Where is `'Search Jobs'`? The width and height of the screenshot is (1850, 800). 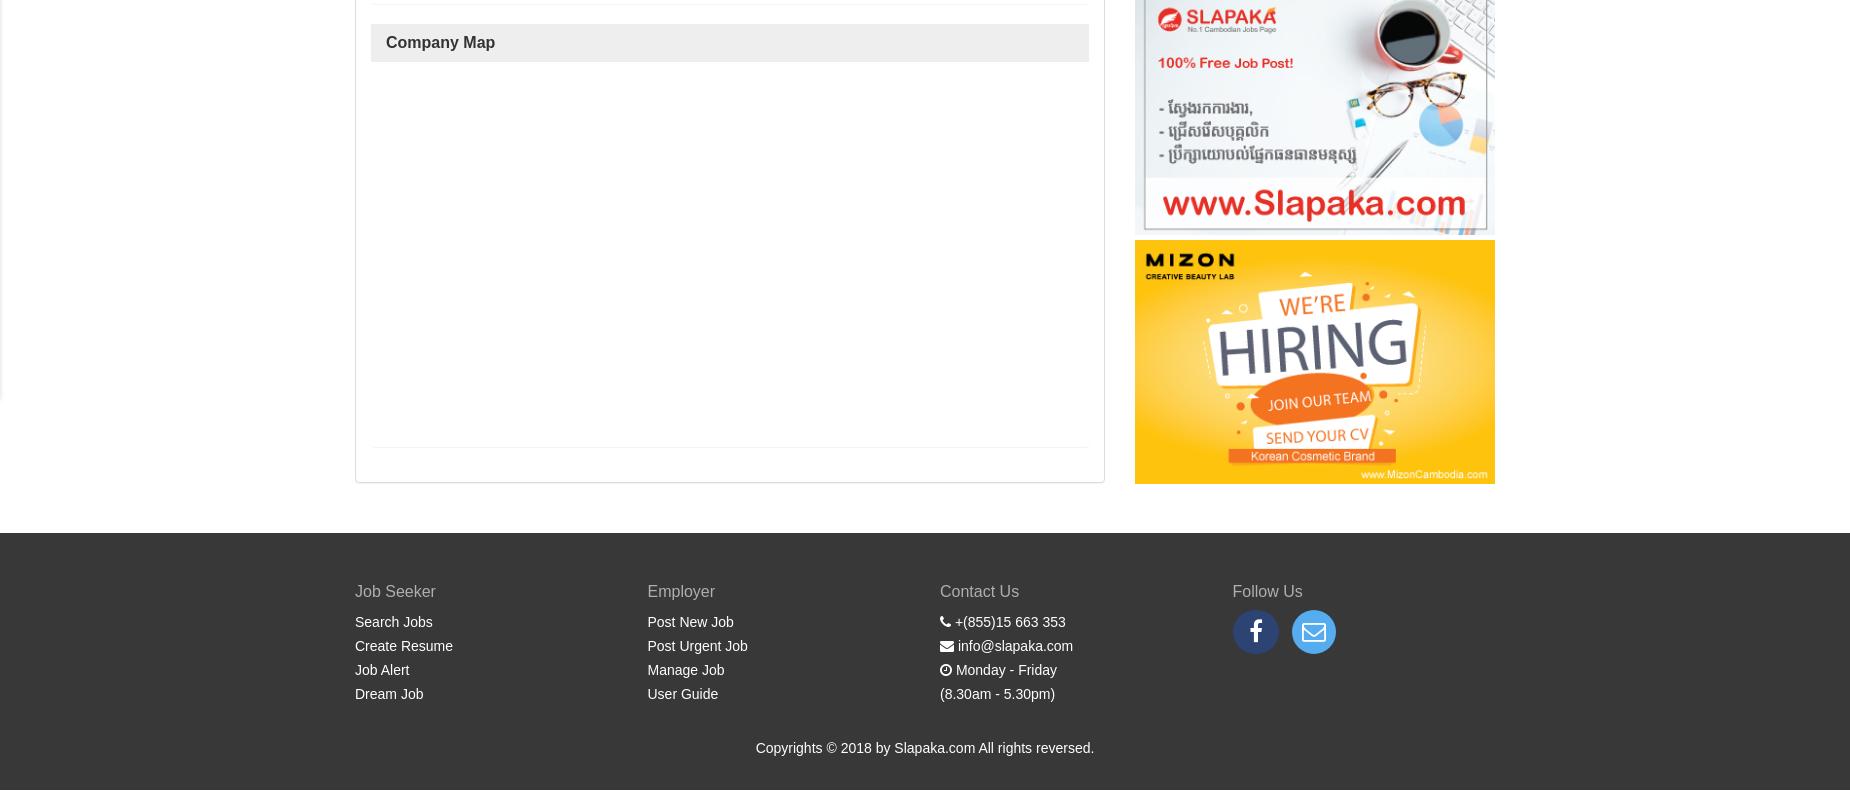 'Search Jobs' is located at coordinates (392, 622).